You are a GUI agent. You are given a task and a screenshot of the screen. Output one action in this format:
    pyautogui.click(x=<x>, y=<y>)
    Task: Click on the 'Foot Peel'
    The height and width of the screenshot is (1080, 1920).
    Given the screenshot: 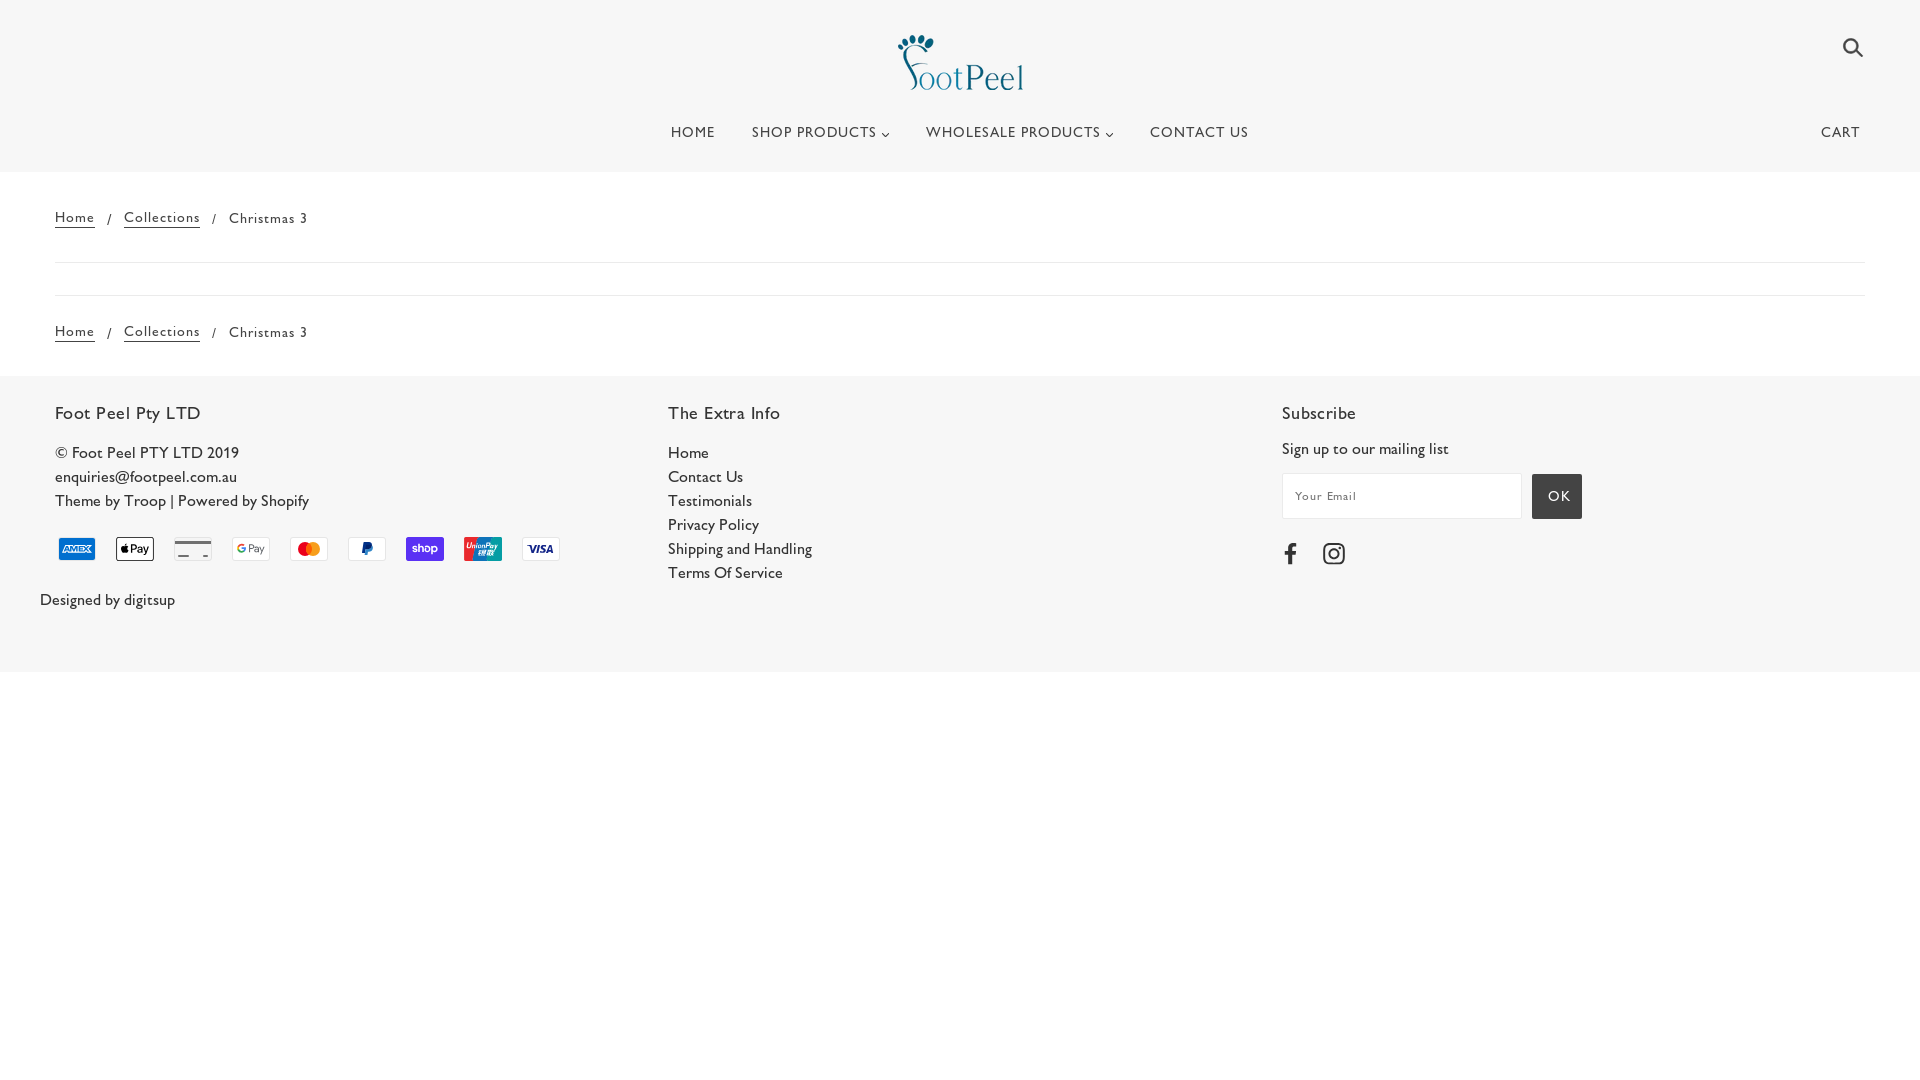 What is the action you would take?
    pyautogui.click(x=896, y=61)
    